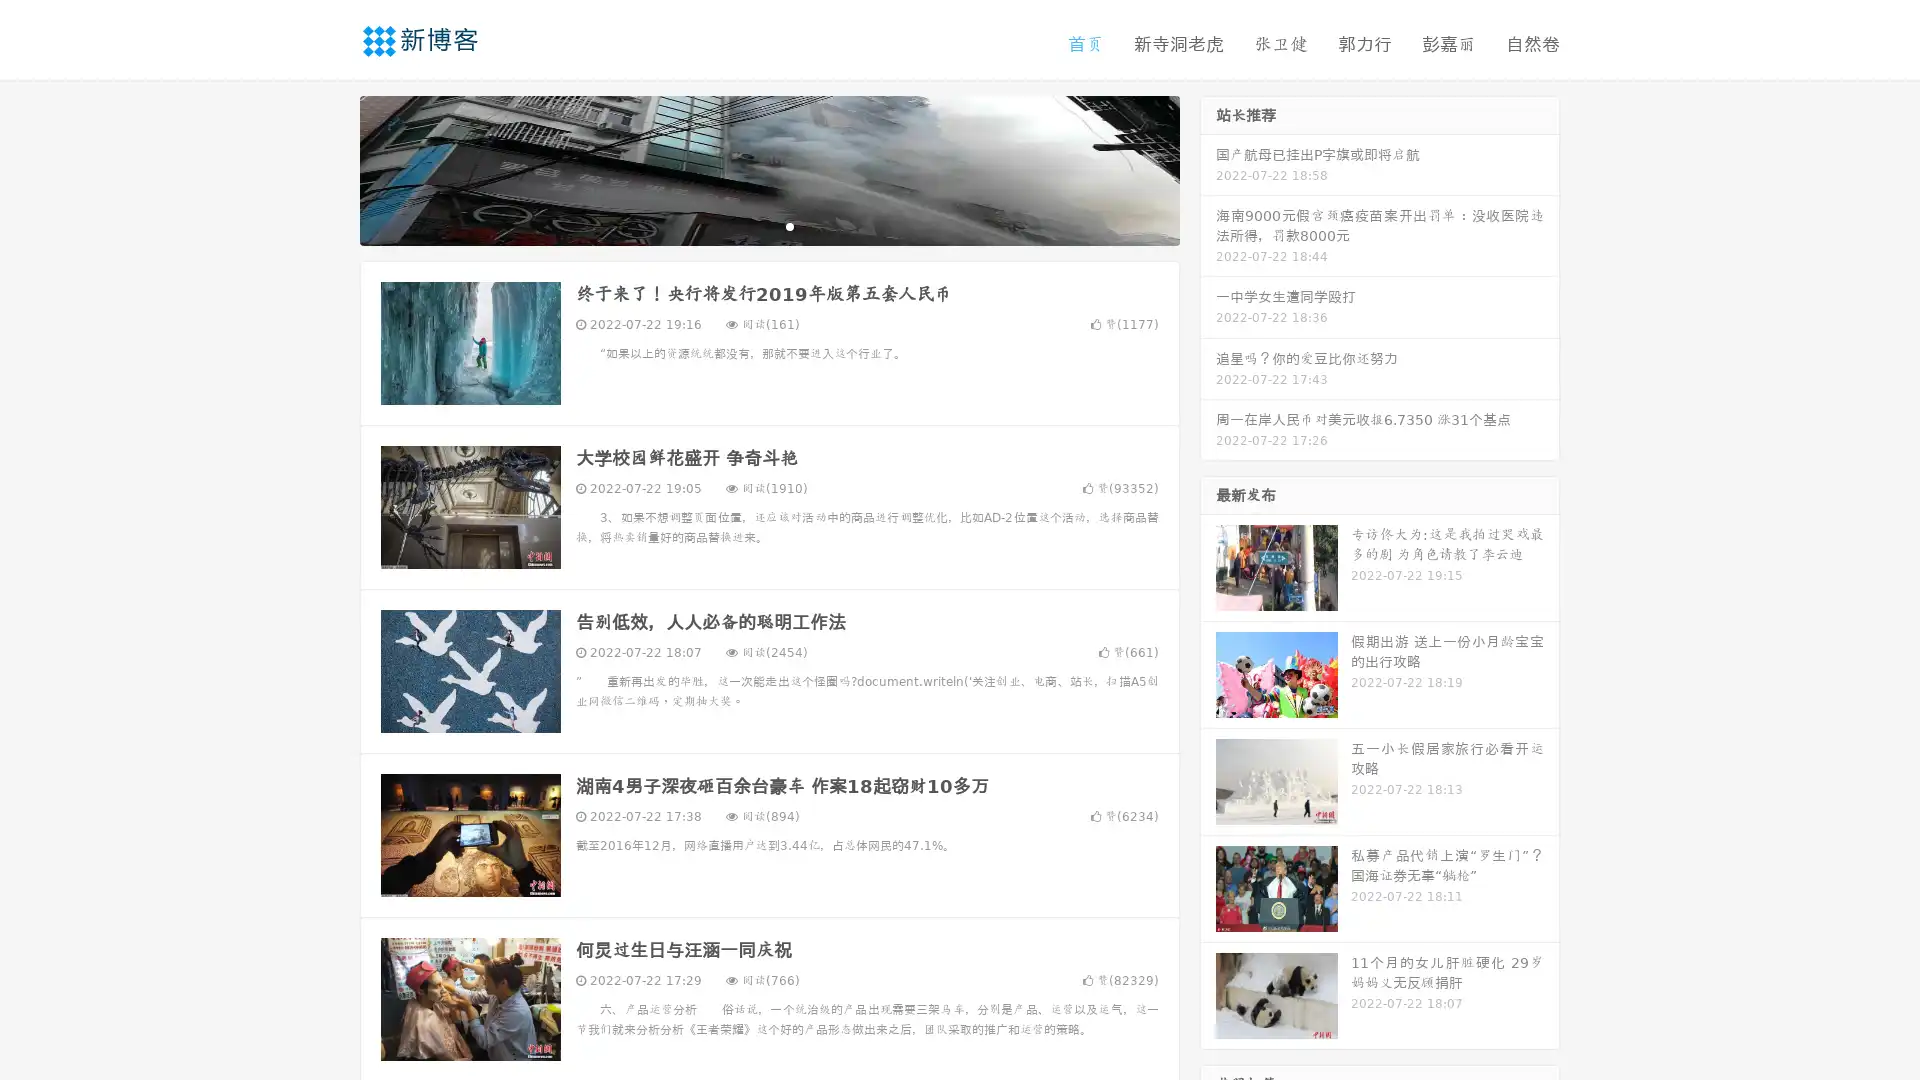 The width and height of the screenshot is (1920, 1080). What do you see at coordinates (789, 225) in the screenshot?
I see `Go to slide 3` at bounding box center [789, 225].